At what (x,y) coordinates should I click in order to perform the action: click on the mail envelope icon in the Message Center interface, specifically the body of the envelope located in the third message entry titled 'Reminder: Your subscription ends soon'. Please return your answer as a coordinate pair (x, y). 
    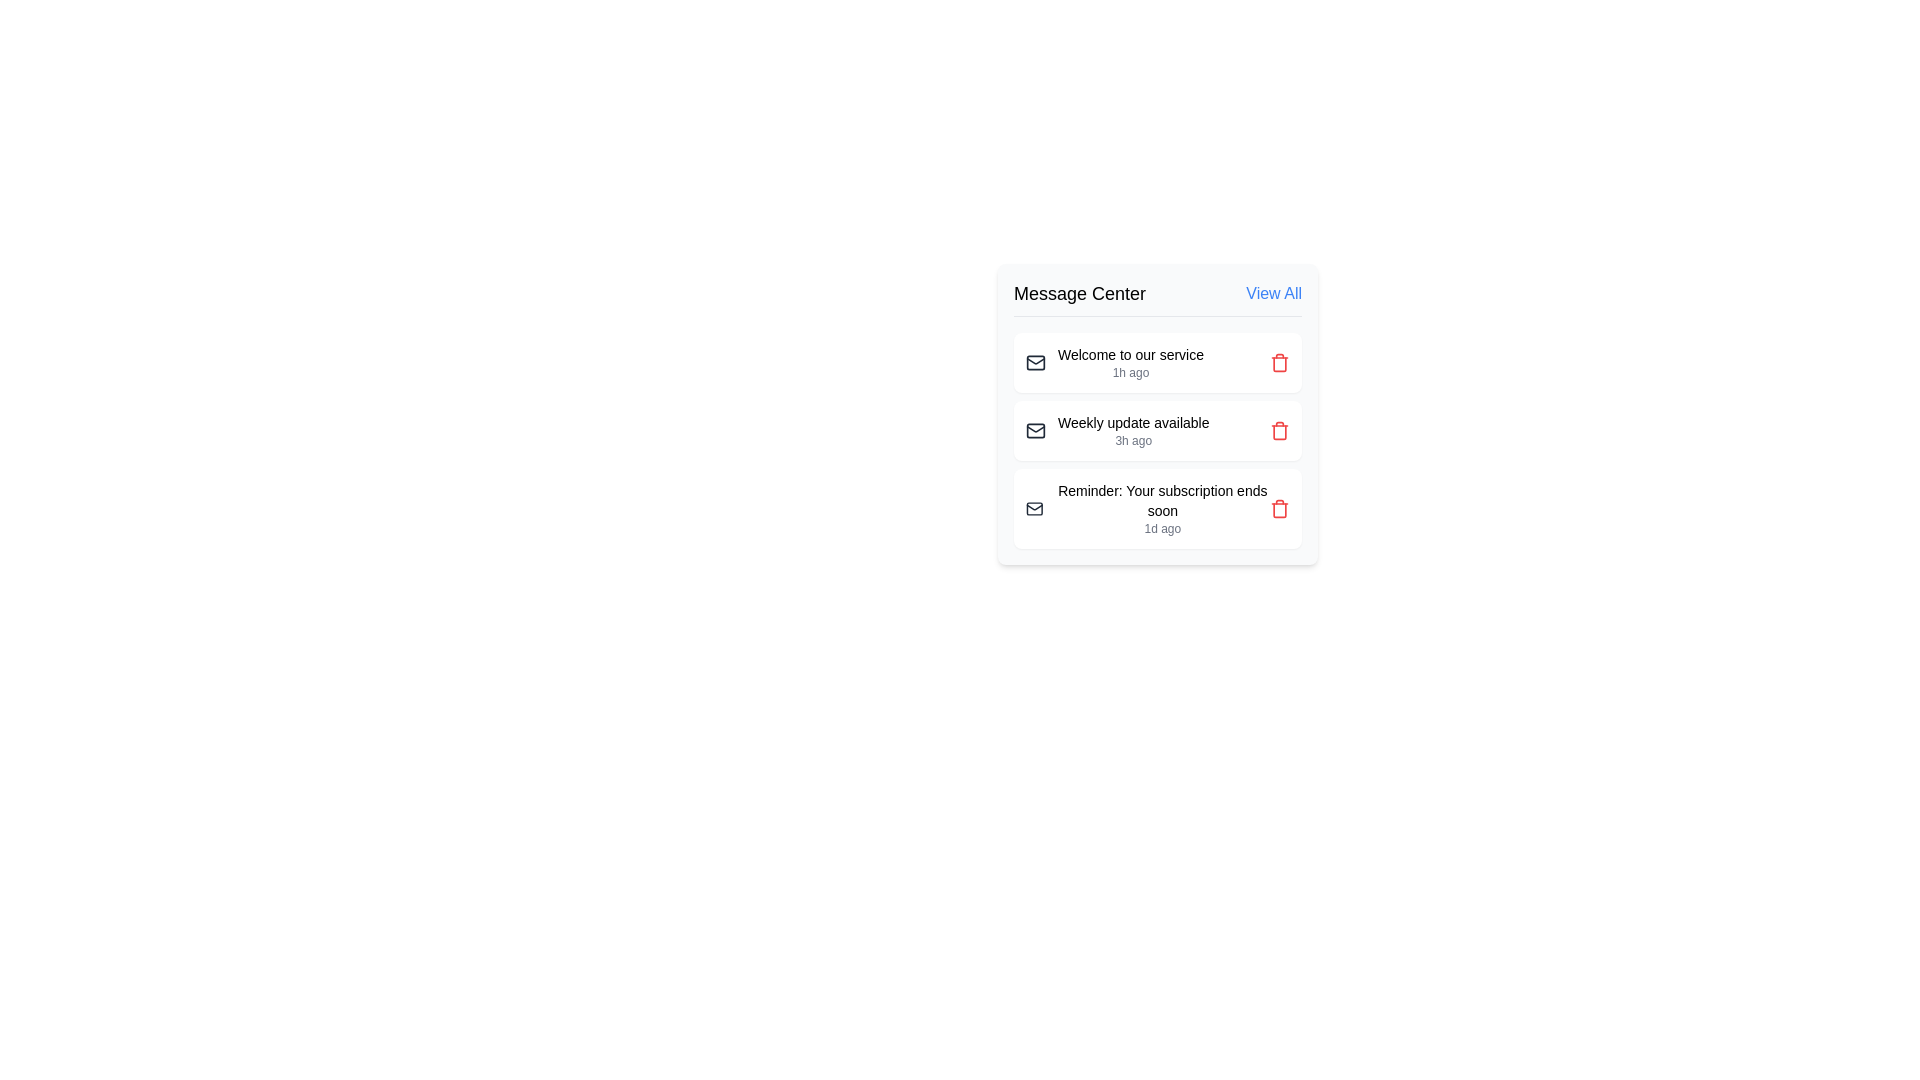
    Looking at the image, I should click on (1034, 508).